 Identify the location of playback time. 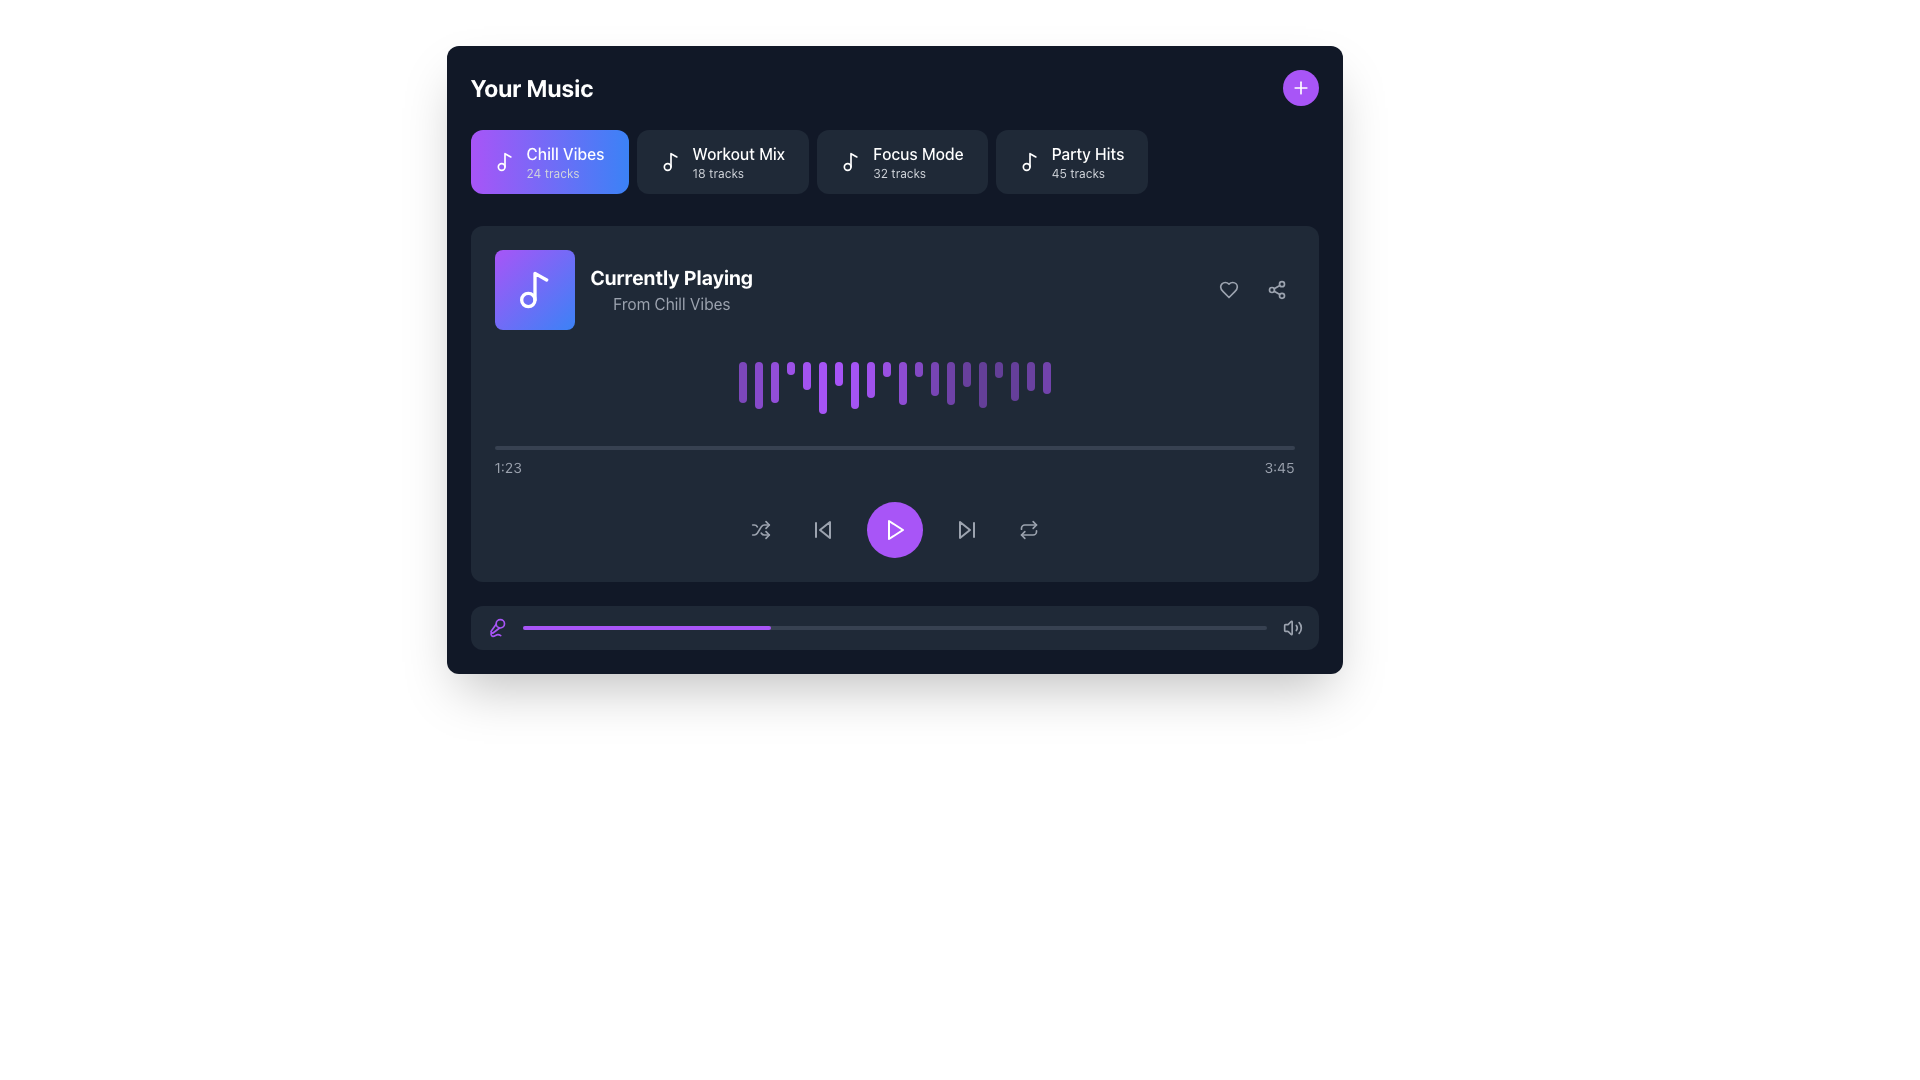
(825, 447).